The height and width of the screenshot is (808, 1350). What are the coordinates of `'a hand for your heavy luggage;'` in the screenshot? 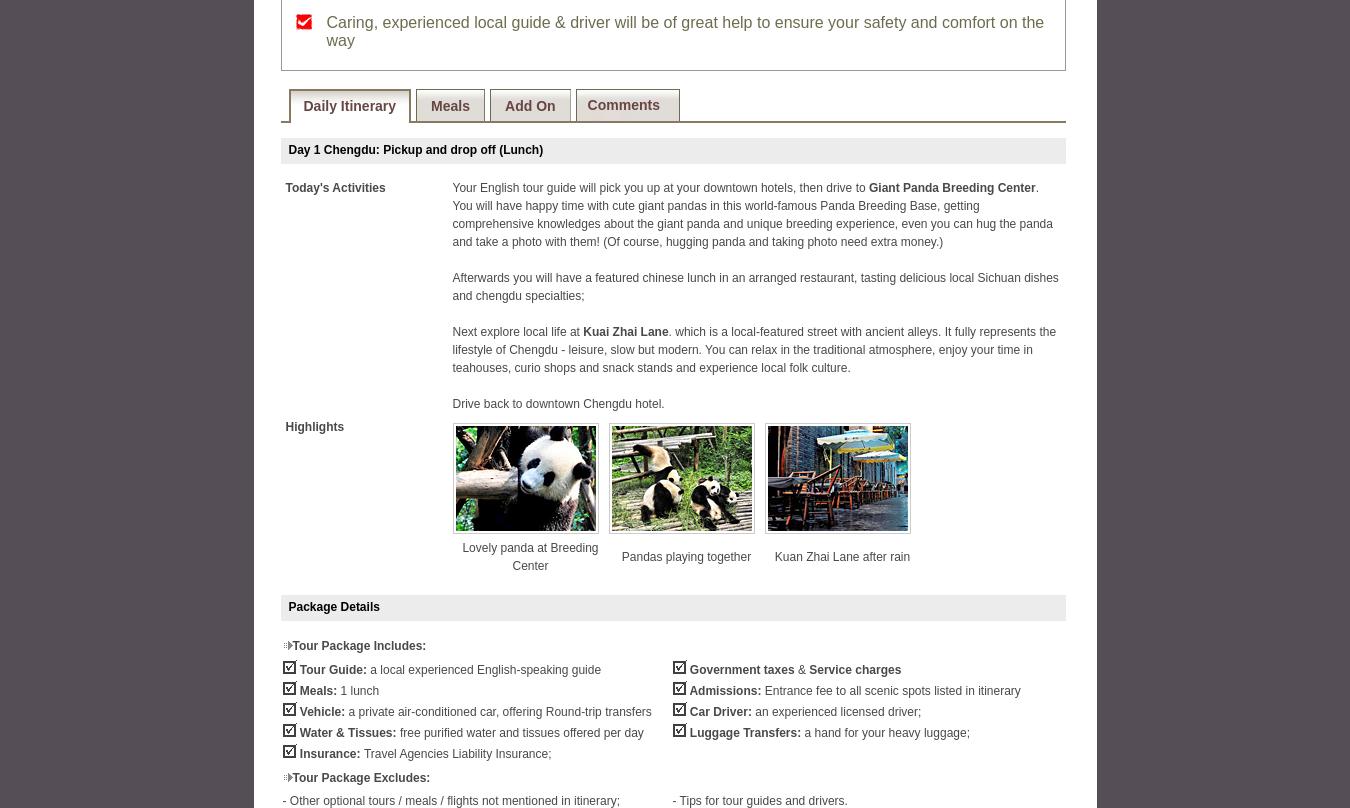 It's located at (885, 732).